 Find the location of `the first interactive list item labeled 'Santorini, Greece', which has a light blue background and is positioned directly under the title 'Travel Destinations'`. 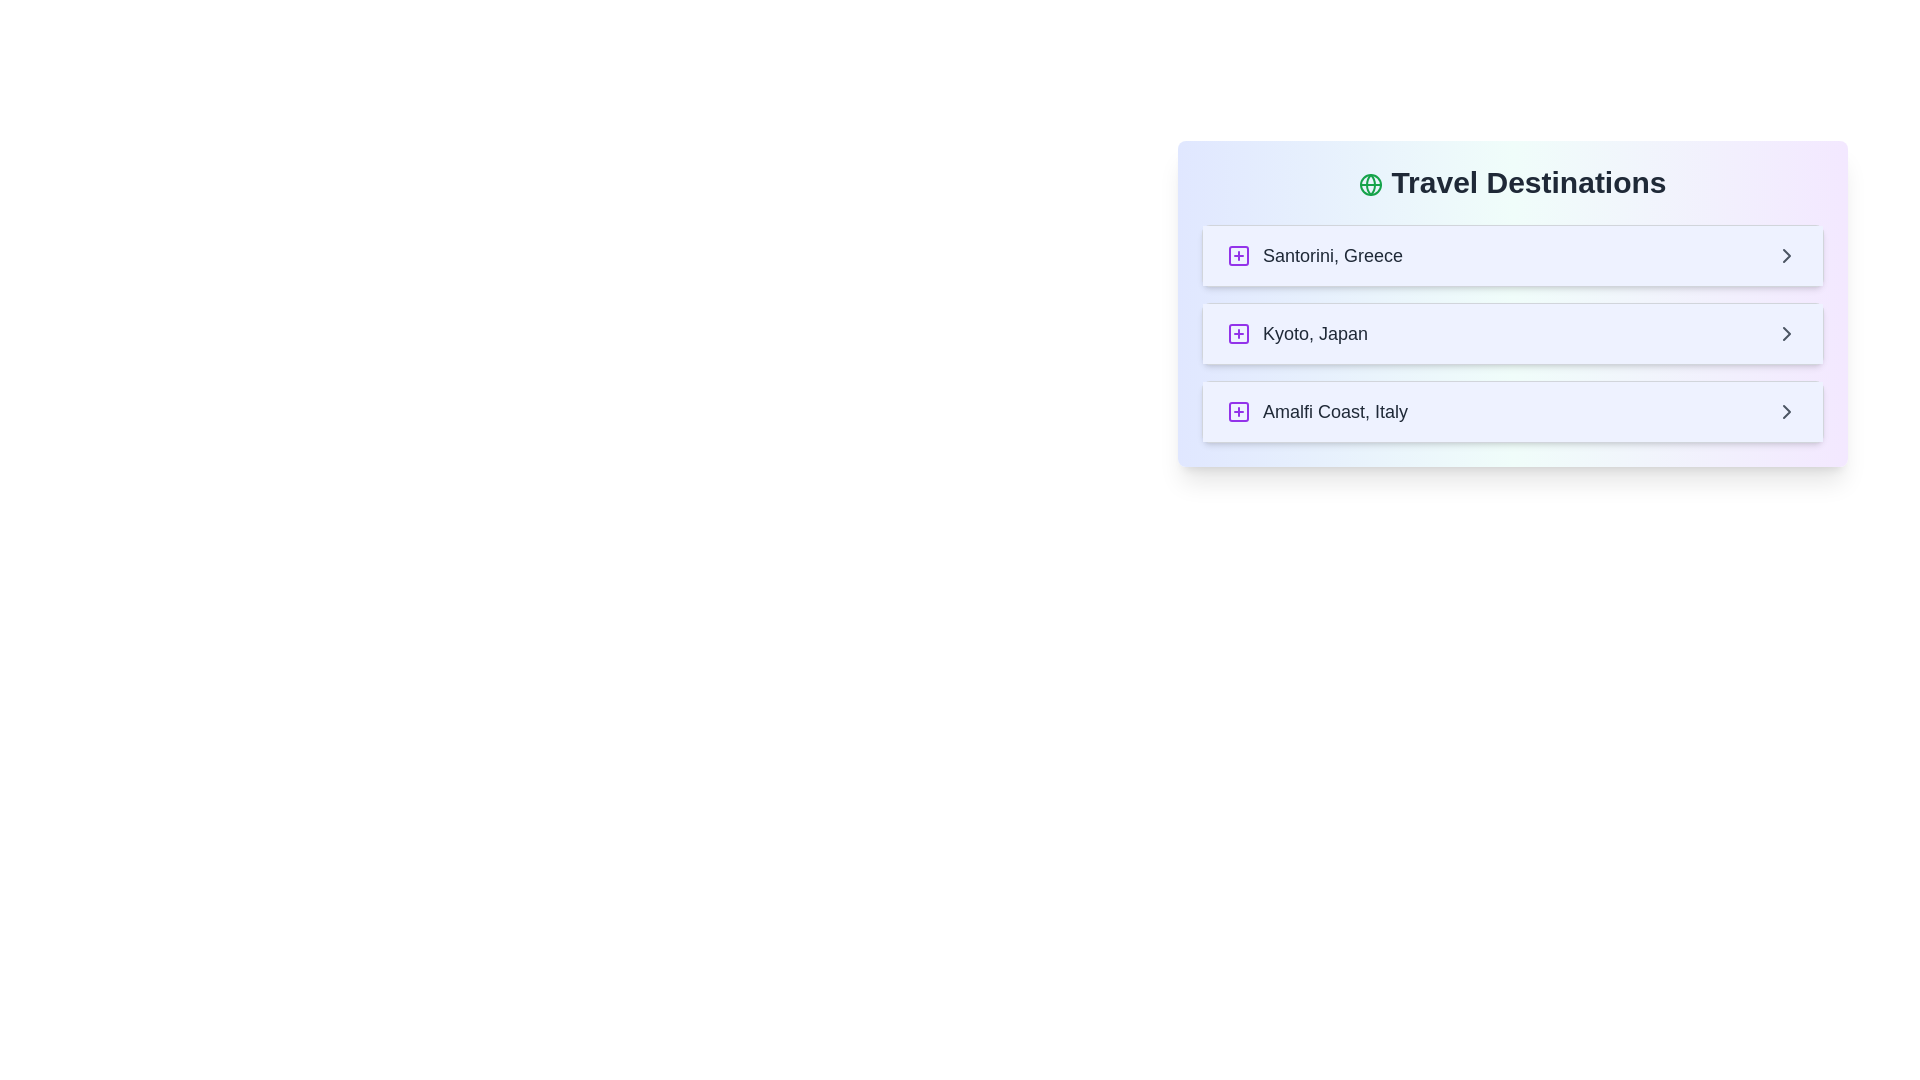

the first interactive list item labeled 'Santorini, Greece', which has a light blue background and is positioned directly under the title 'Travel Destinations' is located at coordinates (1512, 254).